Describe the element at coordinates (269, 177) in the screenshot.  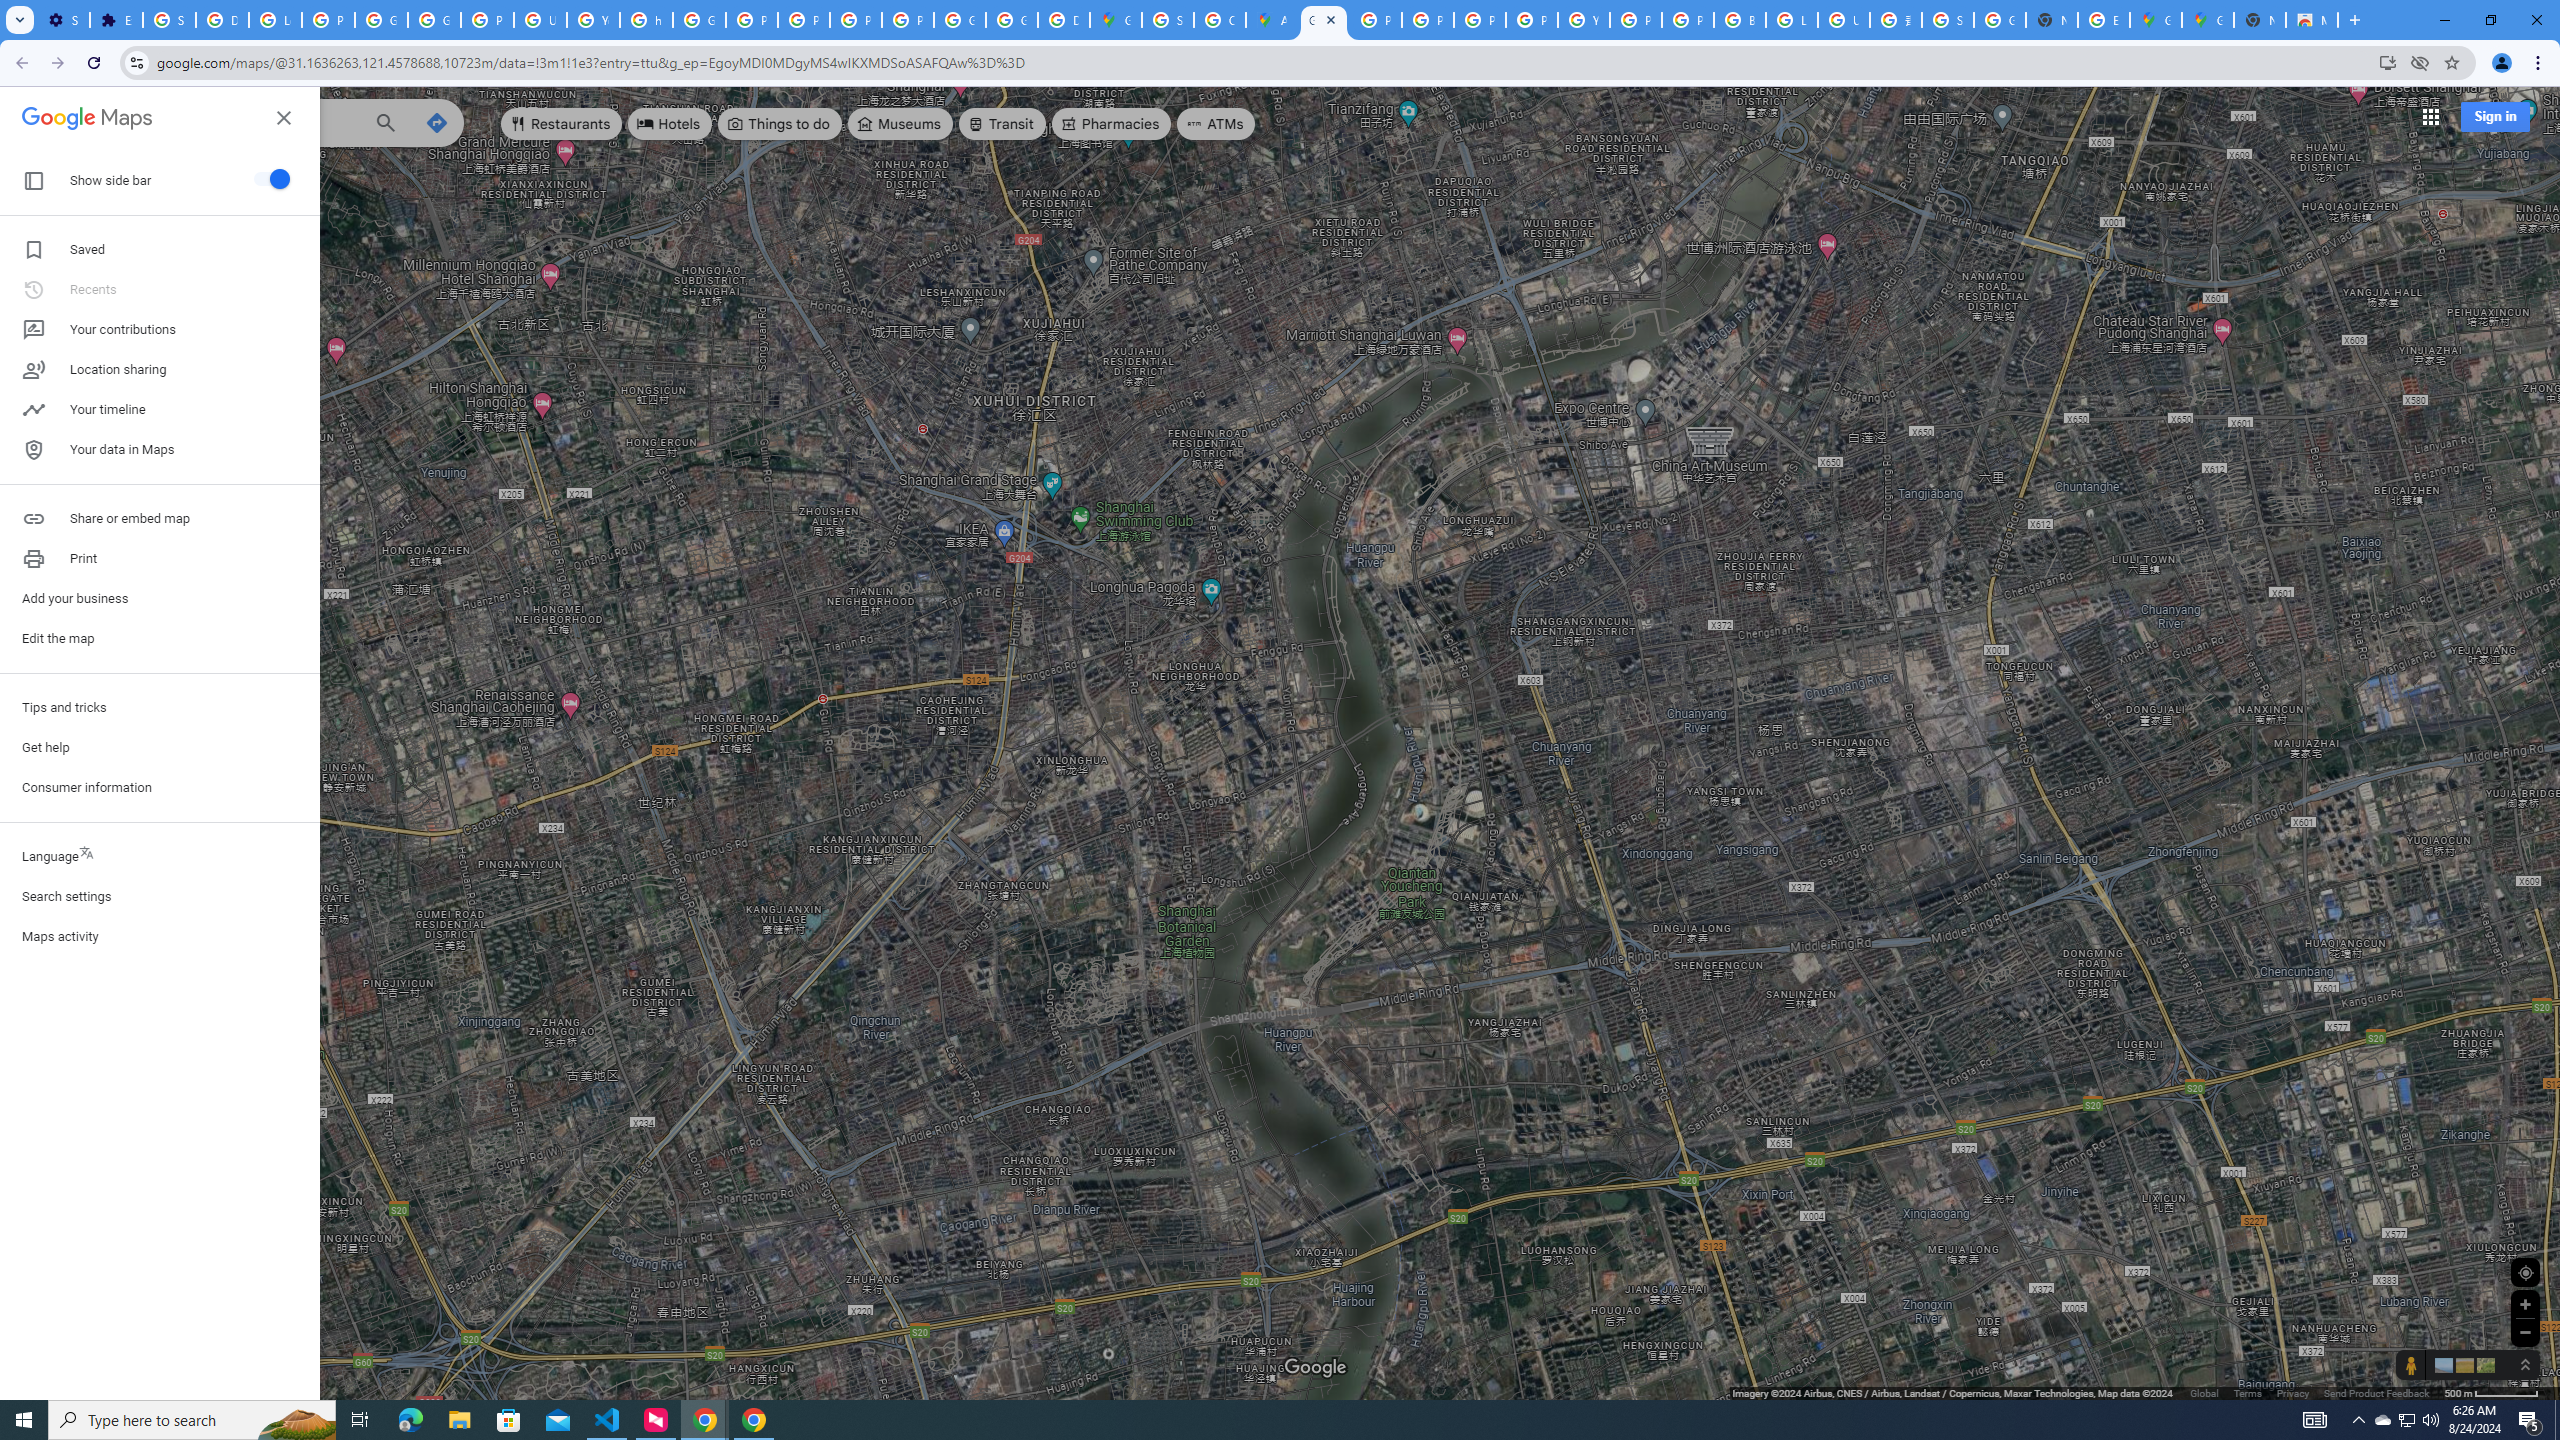
I see `'Show side bar'` at that location.